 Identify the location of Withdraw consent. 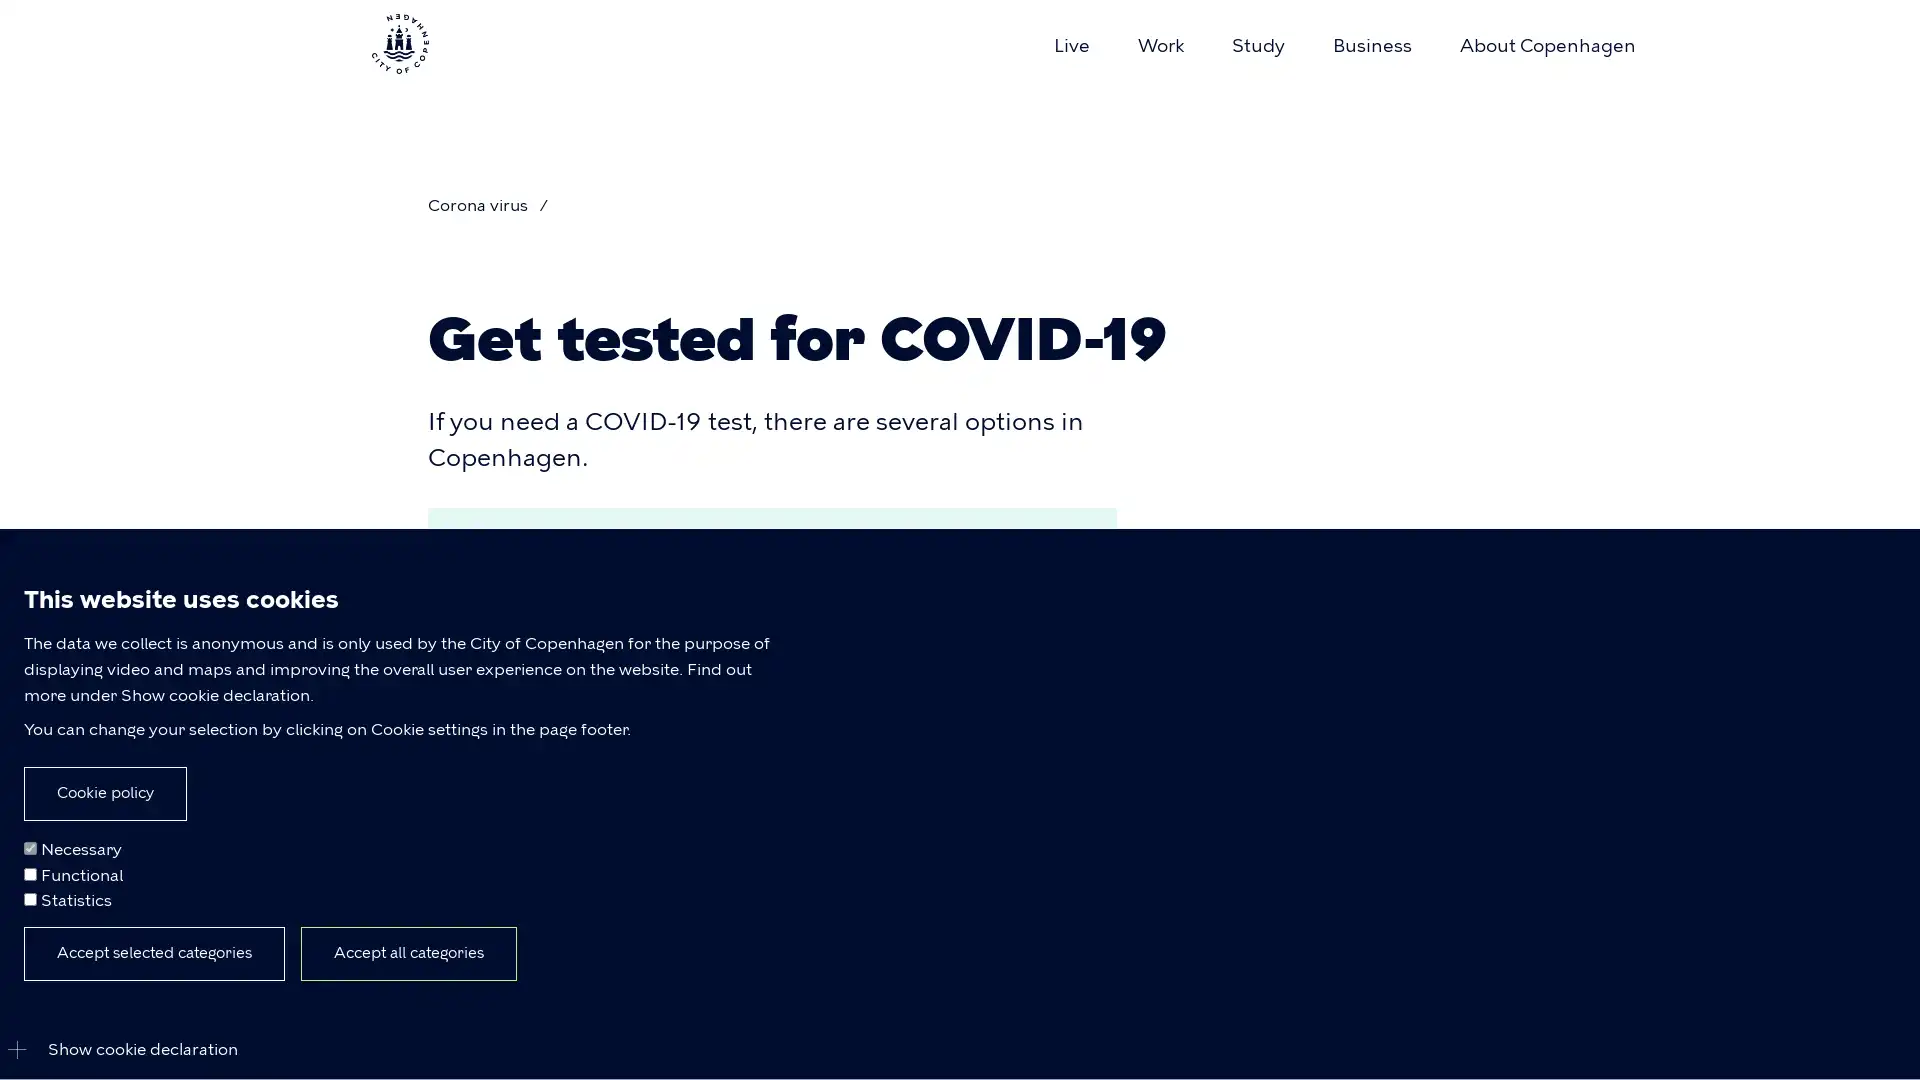
(334, 963).